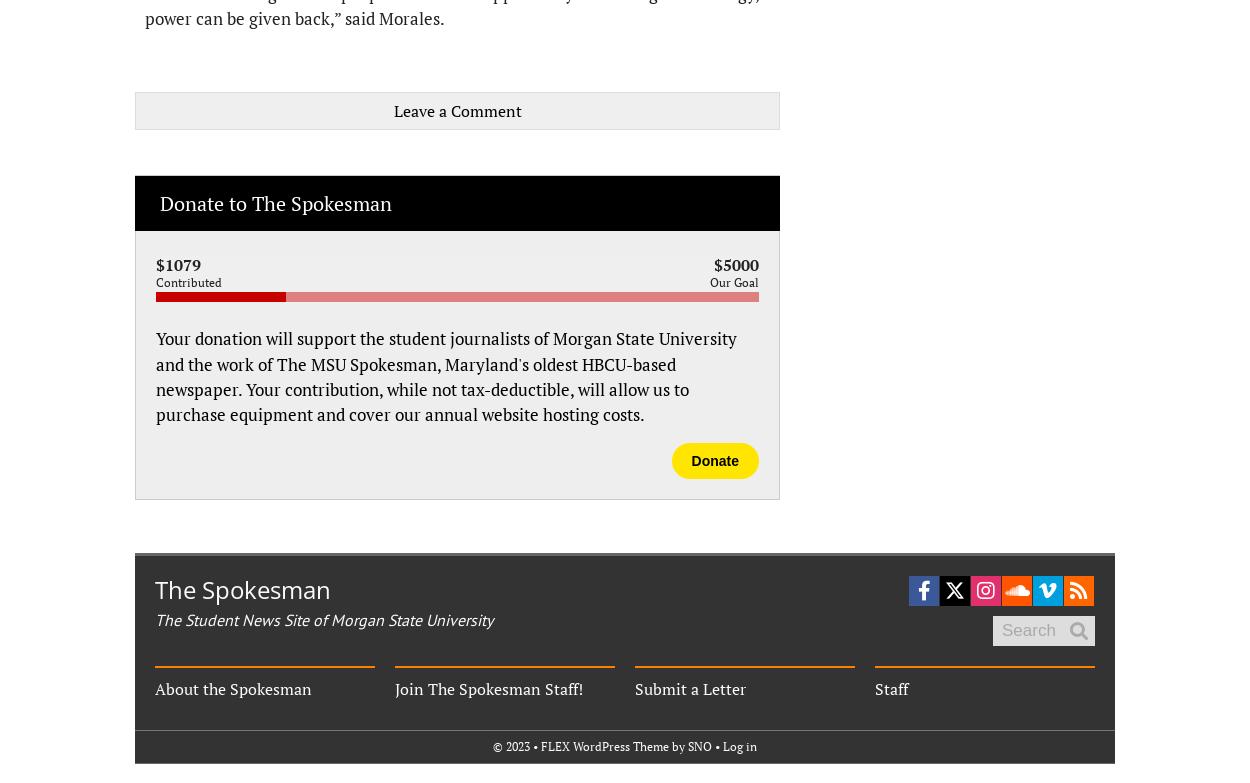 The image size is (1250, 783). What do you see at coordinates (393, 111) in the screenshot?
I see `'Leave a Comment'` at bounding box center [393, 111].